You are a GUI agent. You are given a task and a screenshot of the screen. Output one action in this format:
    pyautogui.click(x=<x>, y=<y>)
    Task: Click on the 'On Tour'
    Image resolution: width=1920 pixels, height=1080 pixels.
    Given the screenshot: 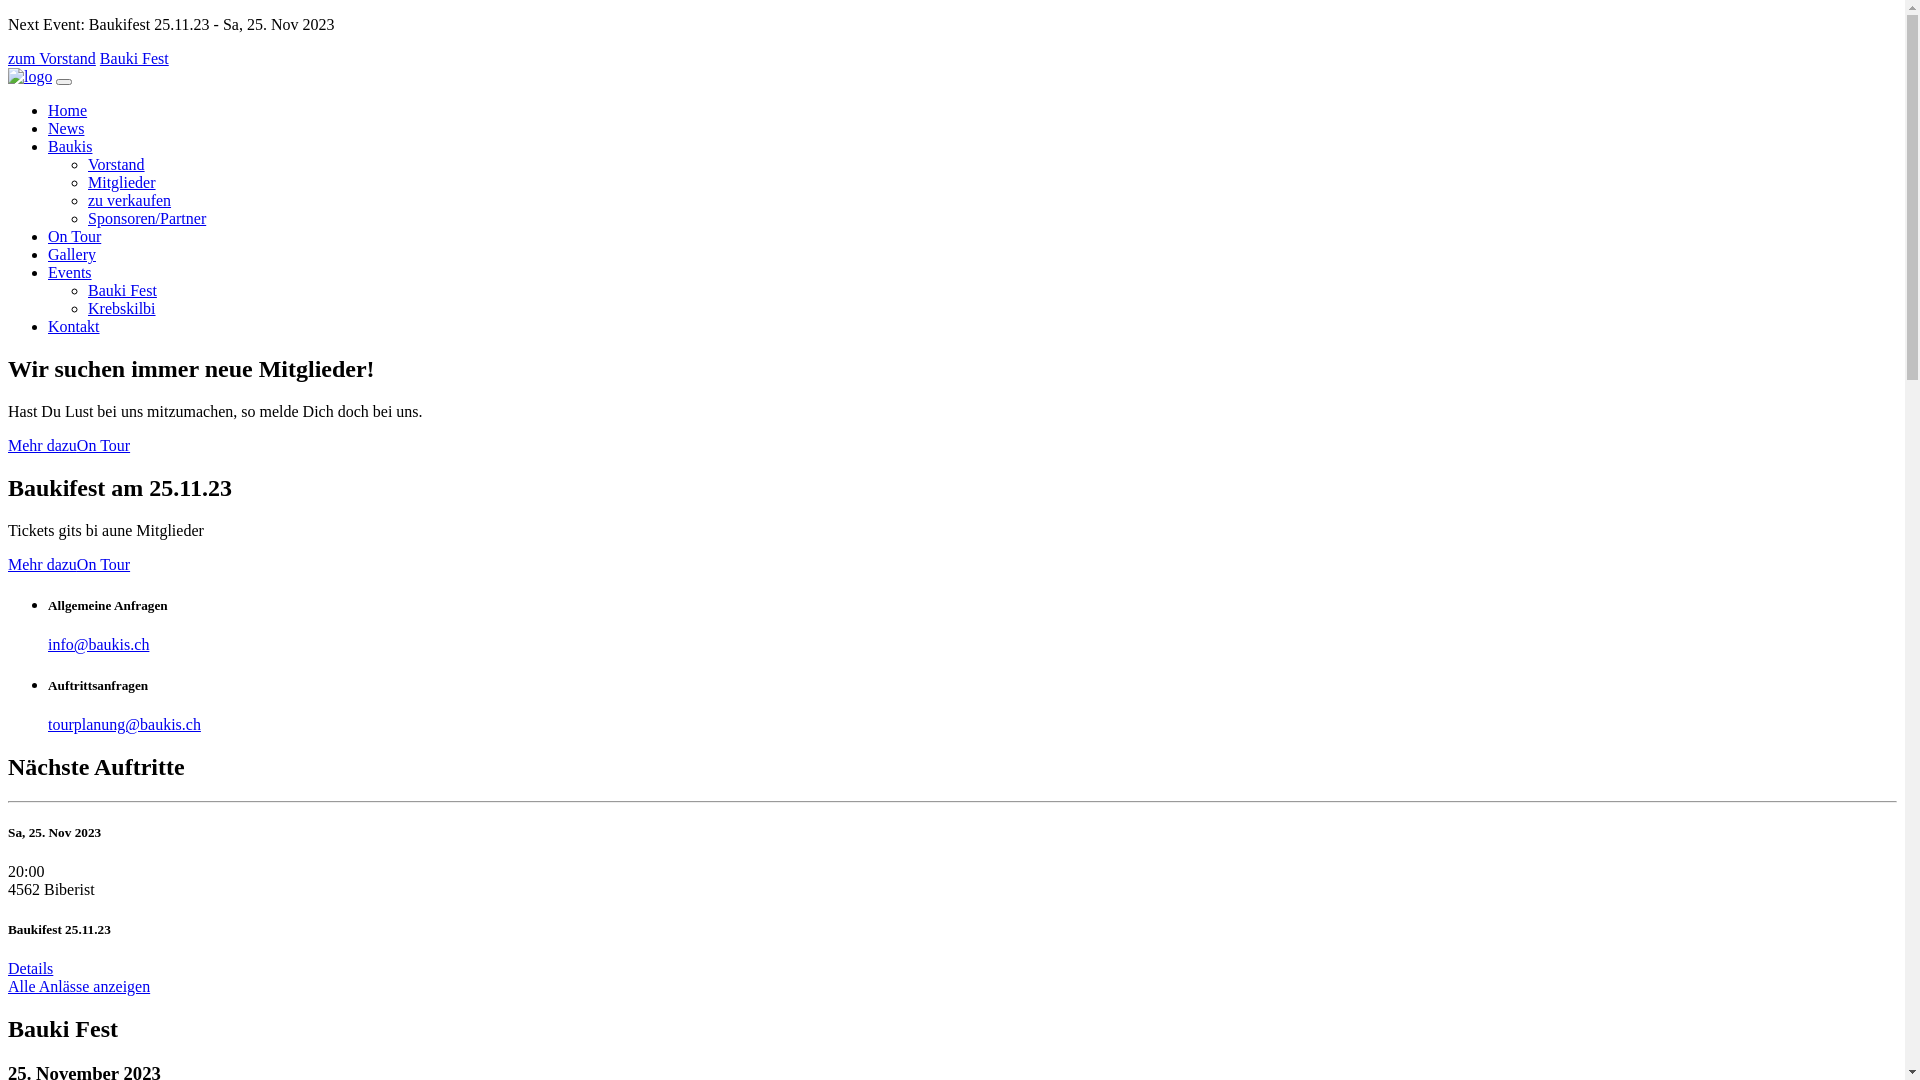 What is the action you would take?
    pyautogui.click(x=102, y=444)
    